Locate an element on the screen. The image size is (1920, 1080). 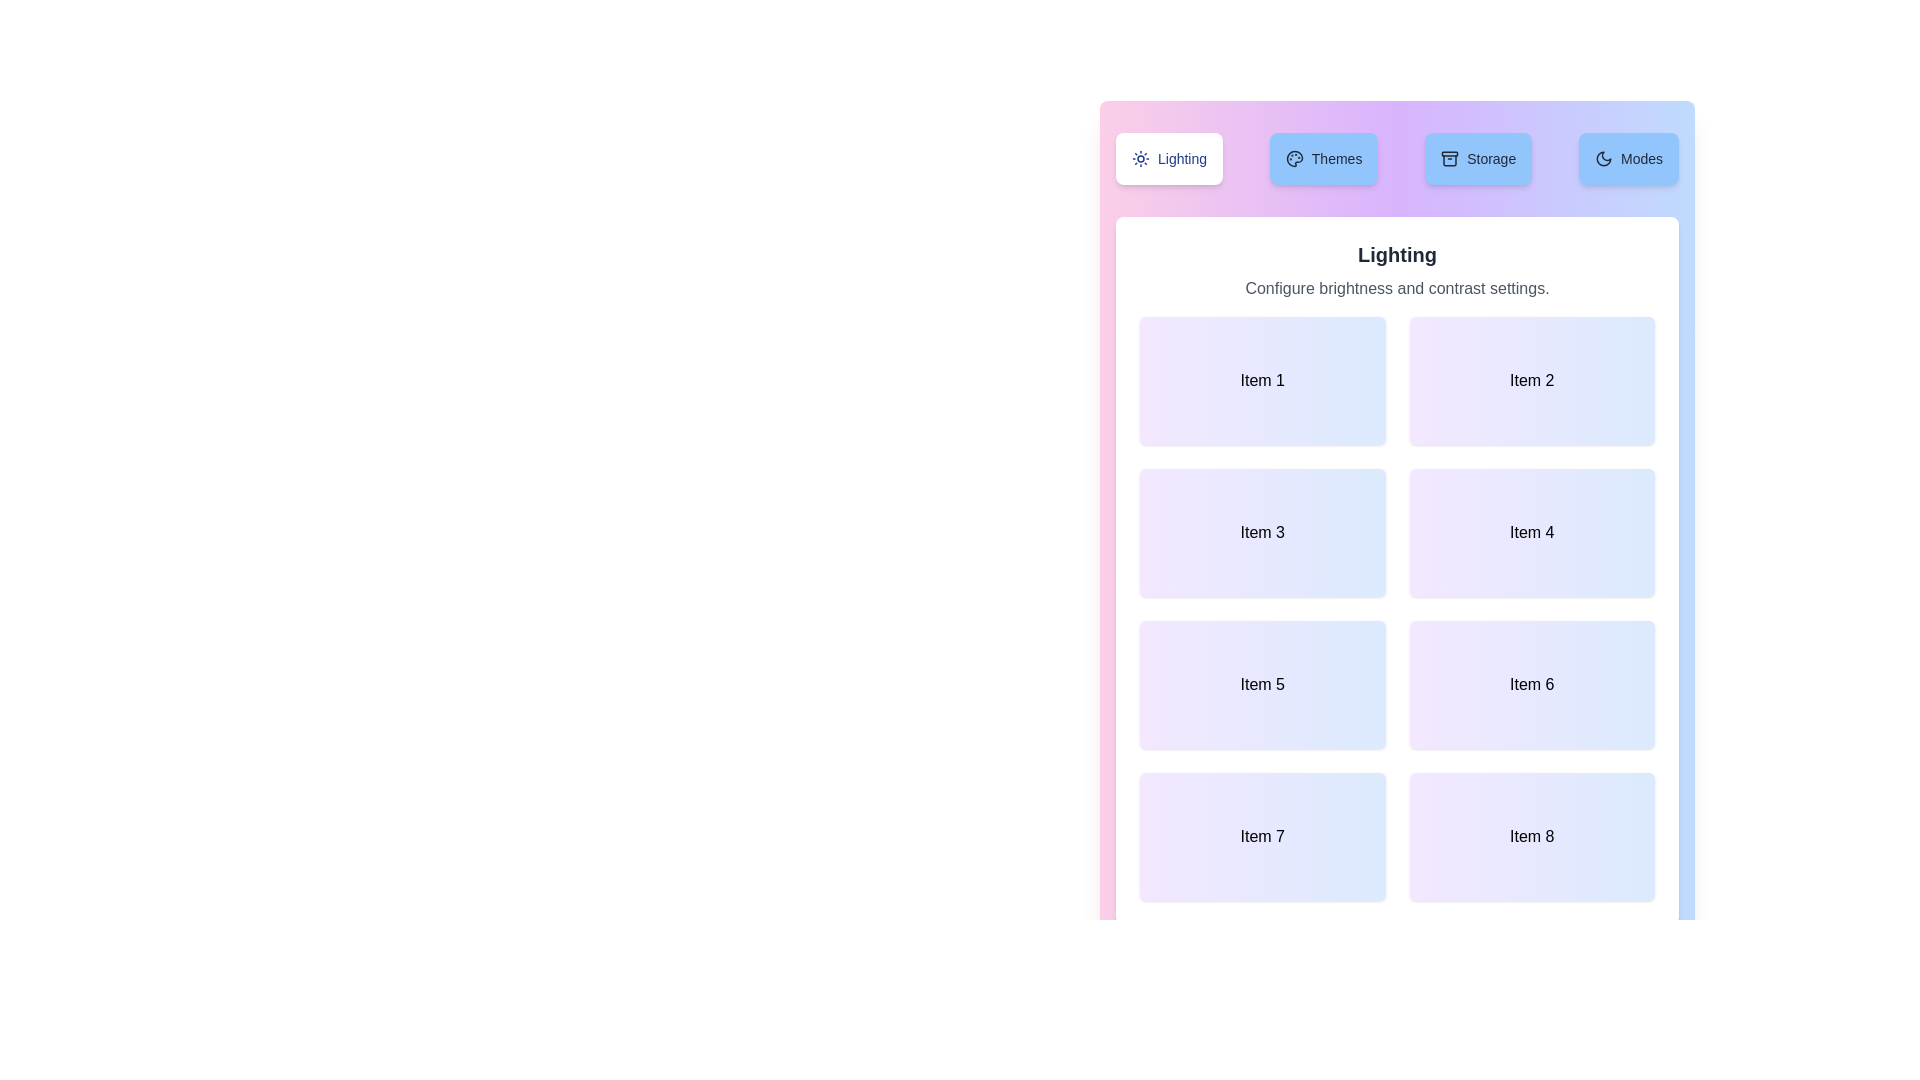
the button labeled Lighting to observe the hover effect is located at coordinates (1169, 157).